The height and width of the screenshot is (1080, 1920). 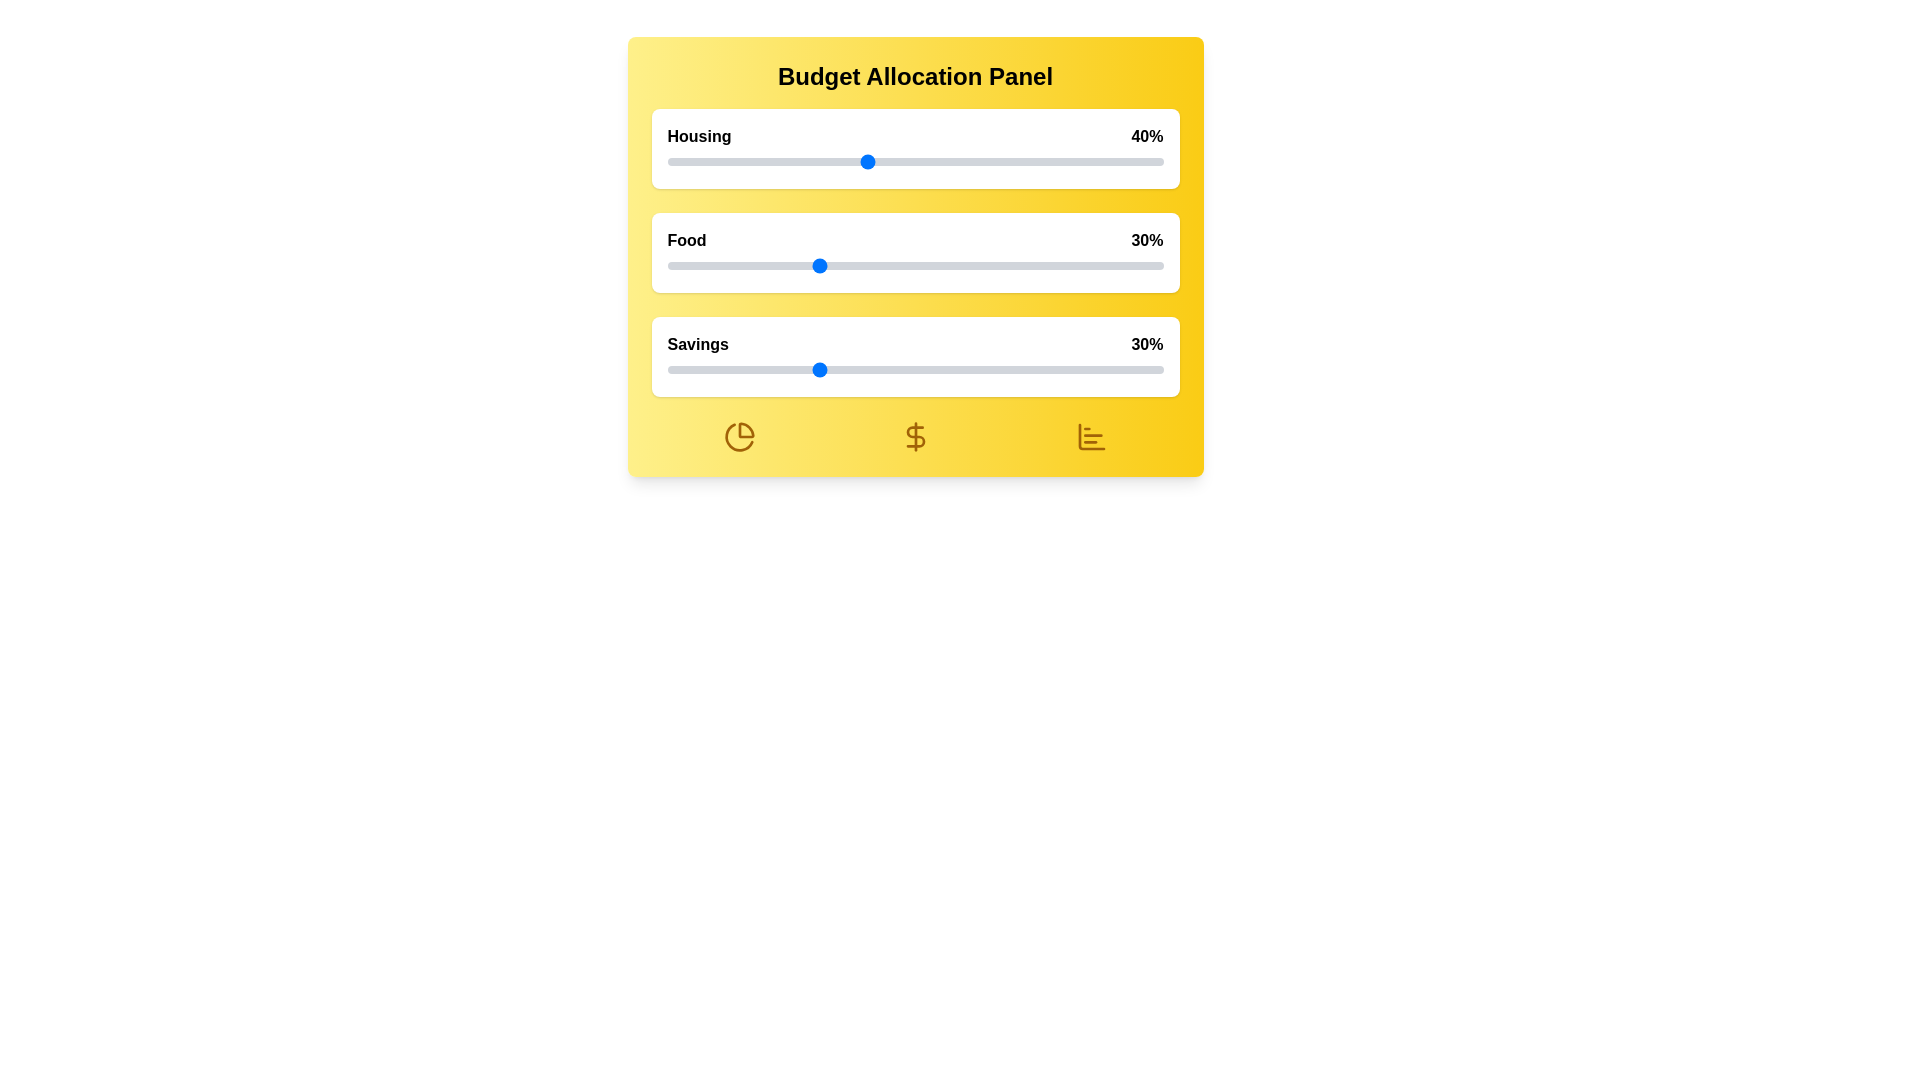 I want to click on the allocation percentage for 'Food', so click(x=790, y=265).